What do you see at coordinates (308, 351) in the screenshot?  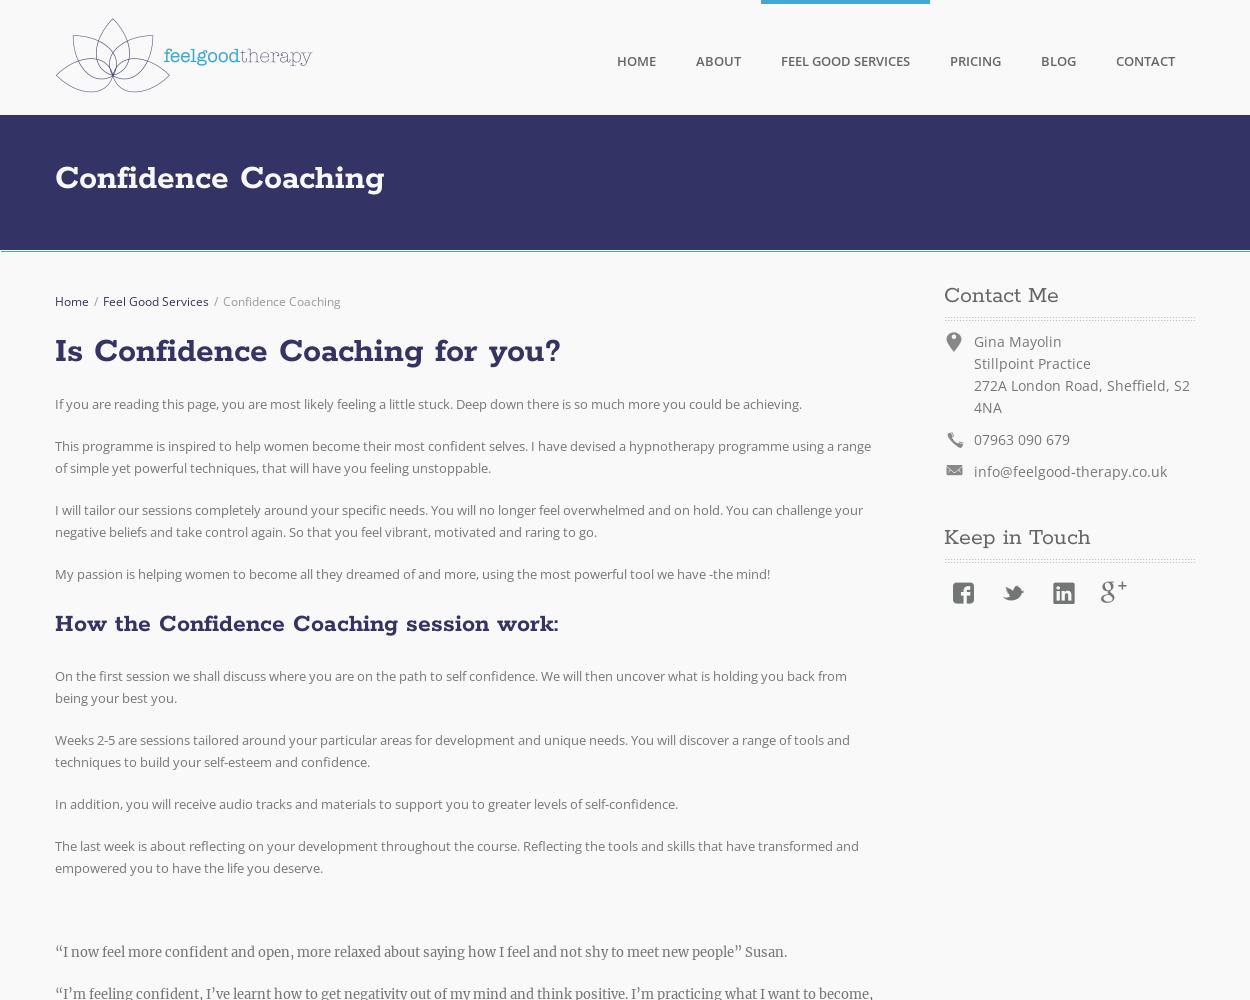 I see `'Is Confidence Coaching for you?'` at bounding box center [308, 351].